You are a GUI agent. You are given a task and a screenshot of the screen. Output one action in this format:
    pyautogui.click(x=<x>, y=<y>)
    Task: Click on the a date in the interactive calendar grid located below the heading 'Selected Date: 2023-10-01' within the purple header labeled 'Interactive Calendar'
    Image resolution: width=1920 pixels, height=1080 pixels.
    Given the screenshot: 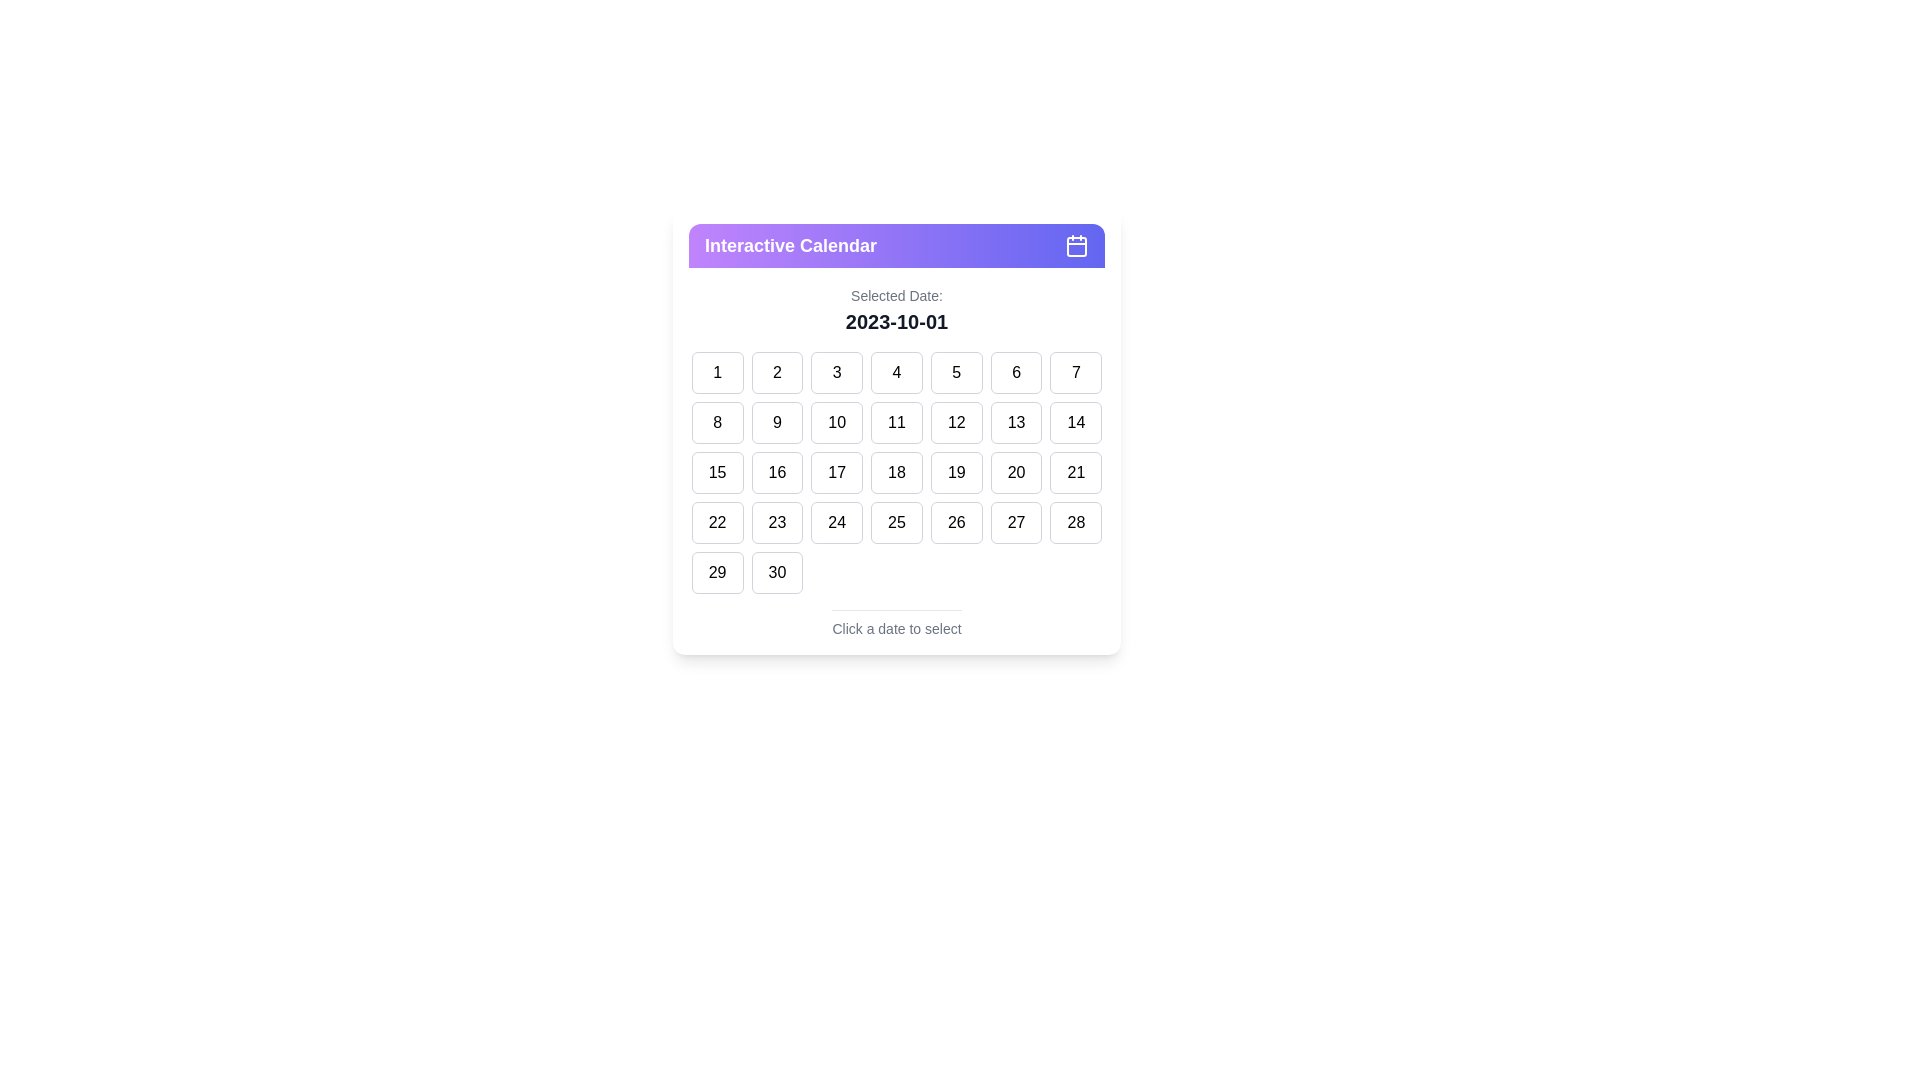 What is the action you would take?
    pyautogui.click(x=896, y=430)
    